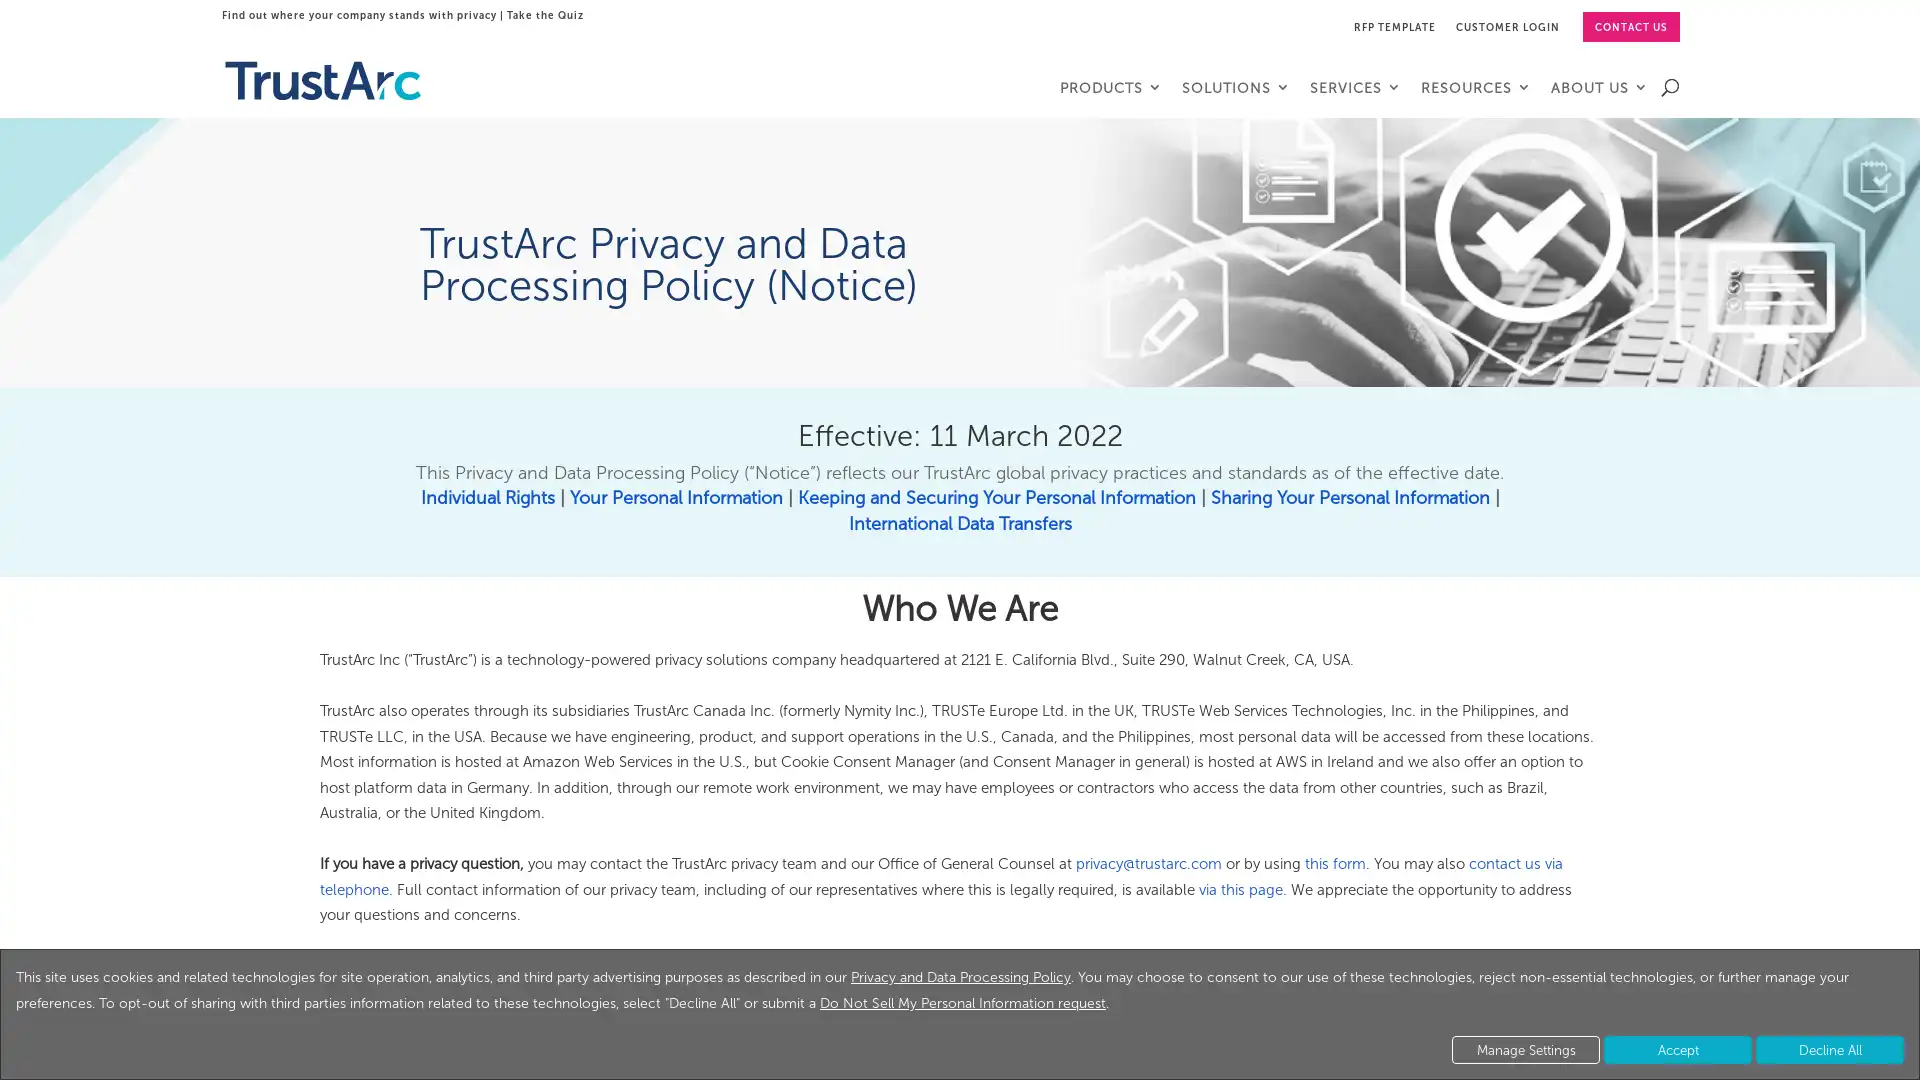 This screenshot has width=1920, height=1080. Describe the element at coordinates (1678, 1048) in the screenshot. I see `Accept` at that location.